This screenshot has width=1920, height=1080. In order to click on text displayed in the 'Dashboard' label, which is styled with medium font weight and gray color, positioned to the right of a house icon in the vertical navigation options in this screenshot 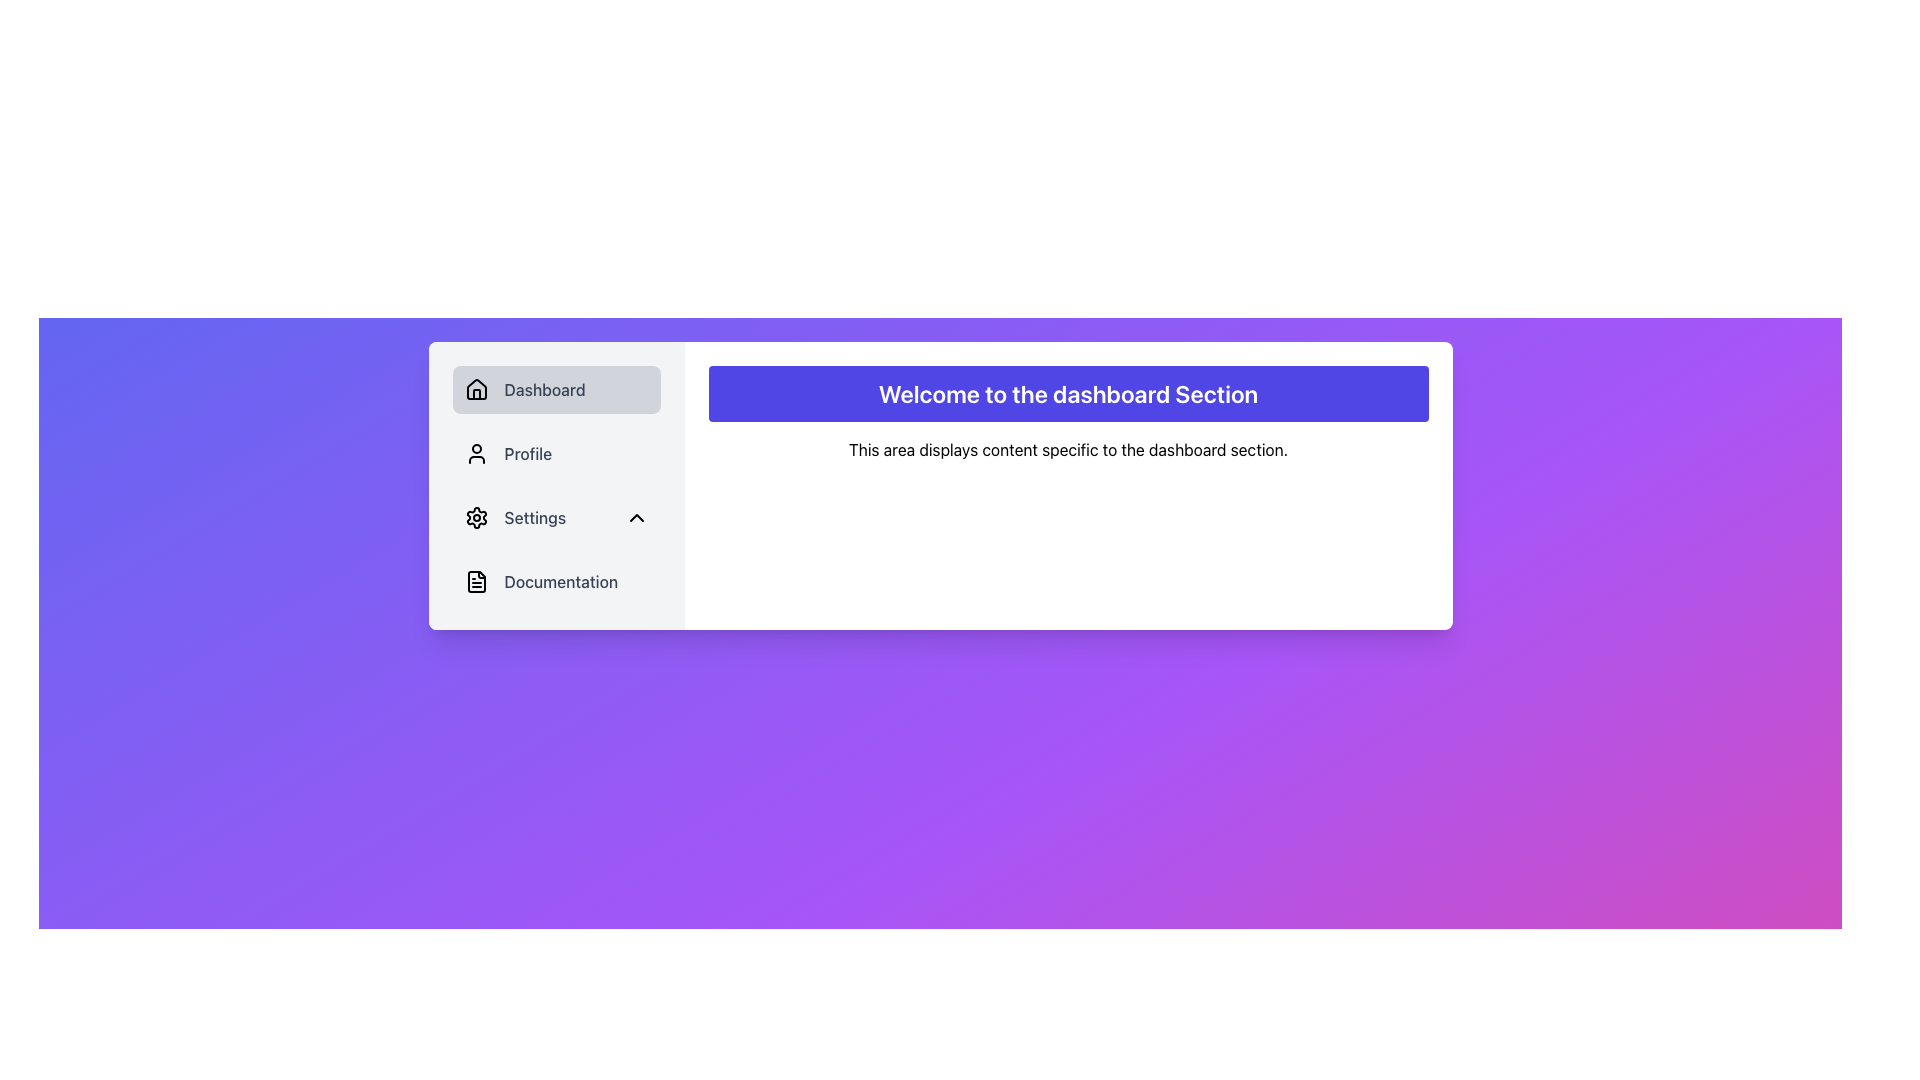, I will do `click(545, 389)`.